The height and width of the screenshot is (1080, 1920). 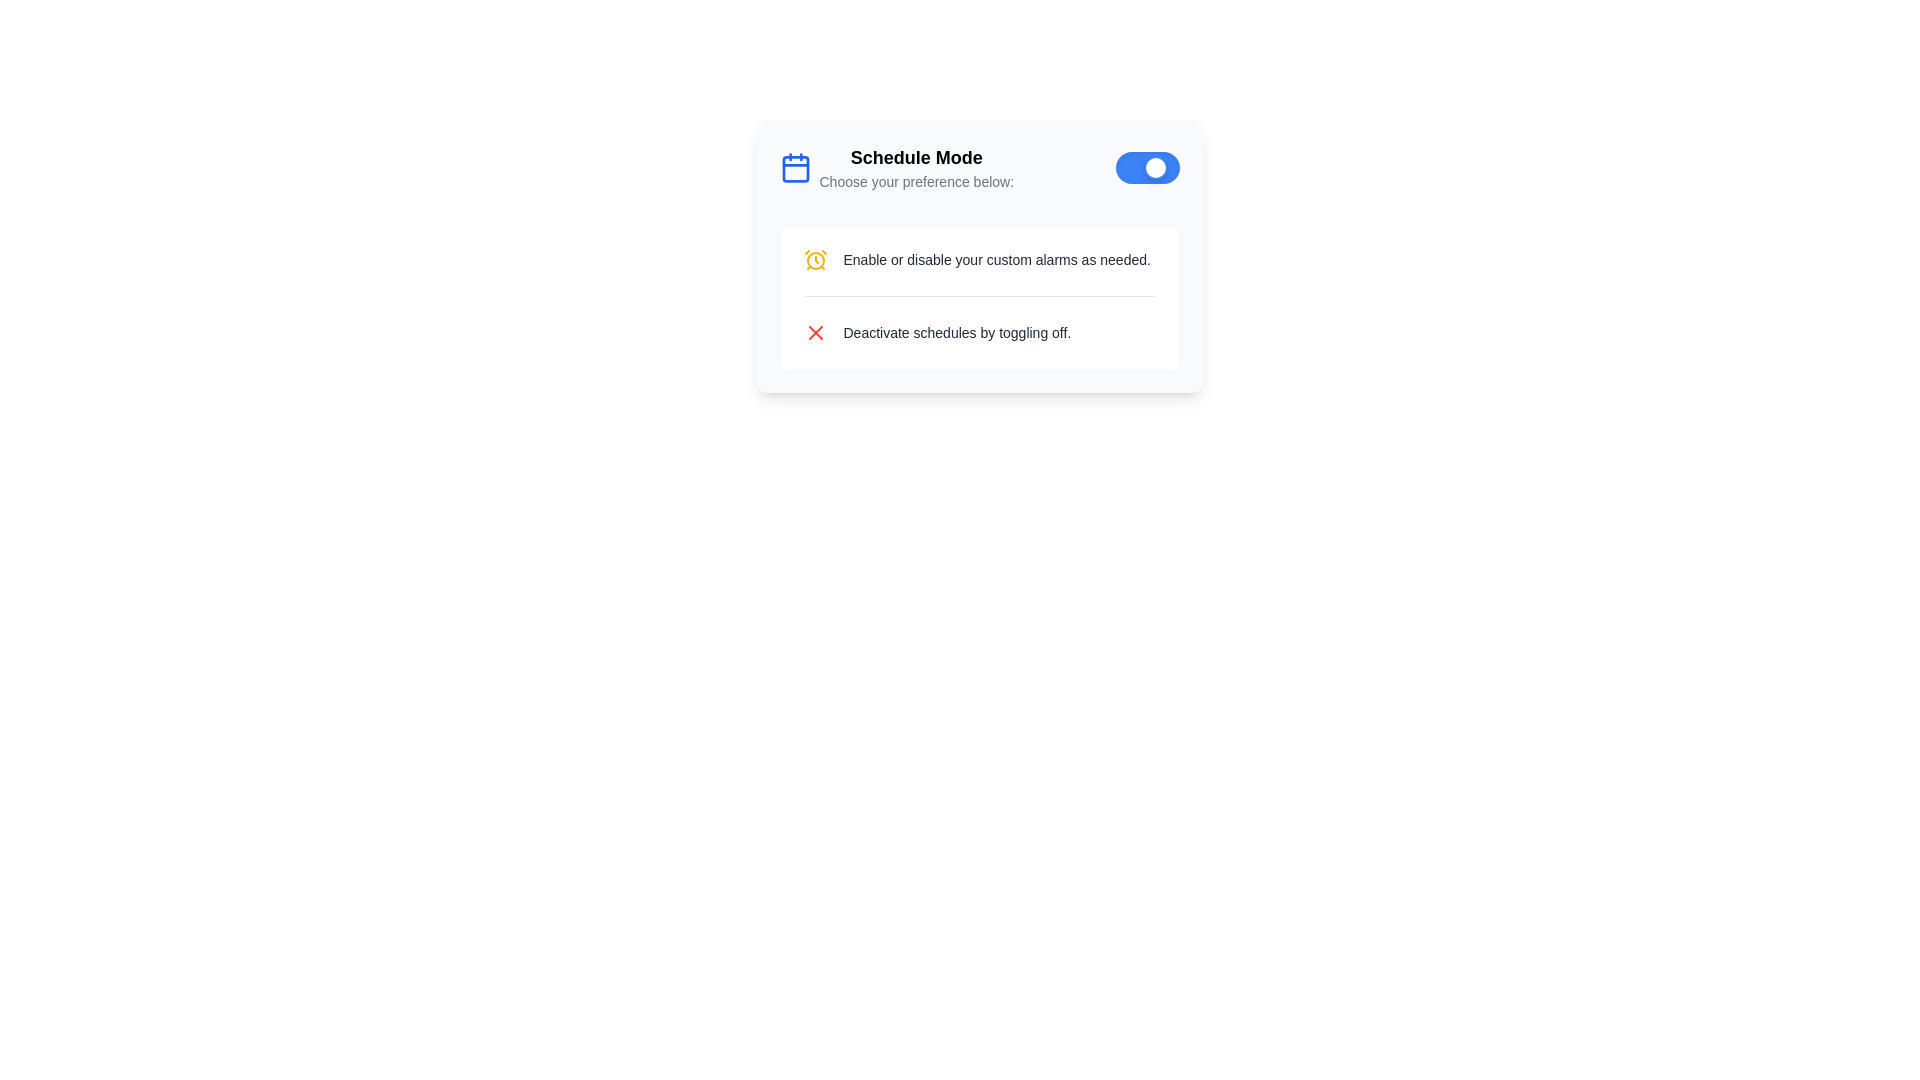 What do you see at coordinates (815, 331) in the screenshot?
I see `the deactivate/delete icon located to the far left of the text 'Deactivate schedules by toggling off.'` at bounding box center [815, 331].